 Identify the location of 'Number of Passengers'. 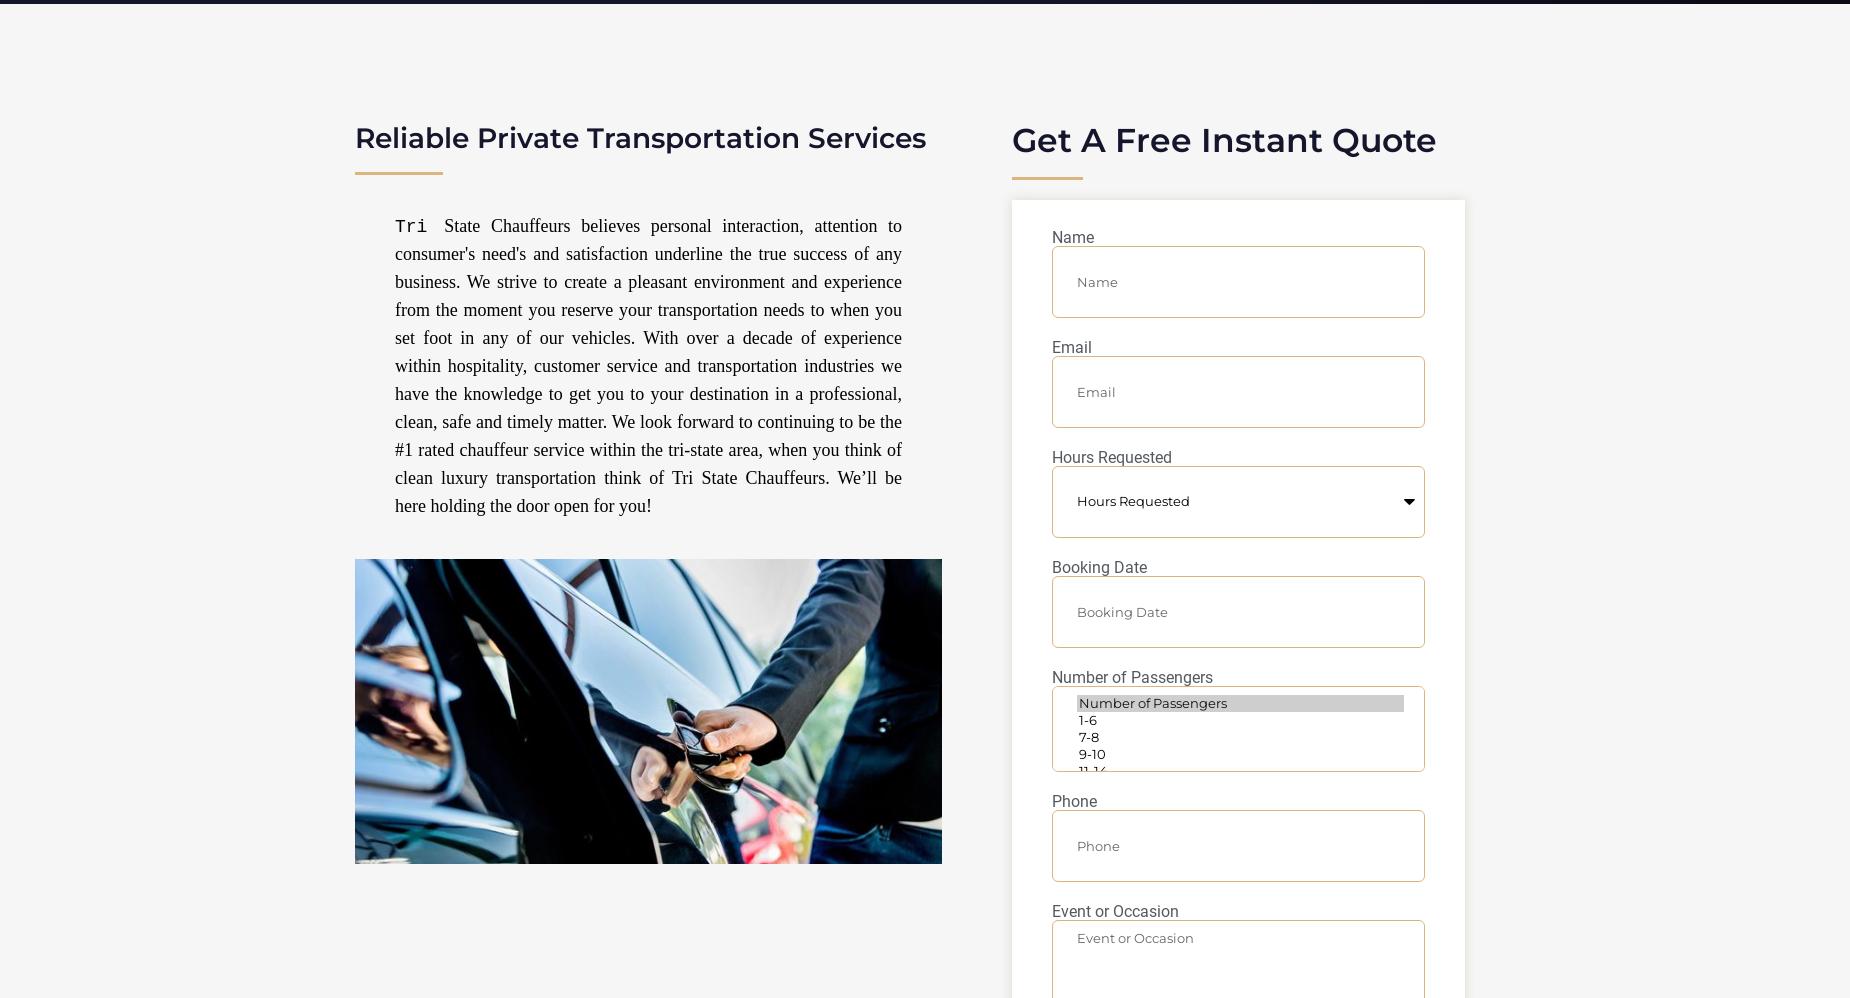
(1050, 676).